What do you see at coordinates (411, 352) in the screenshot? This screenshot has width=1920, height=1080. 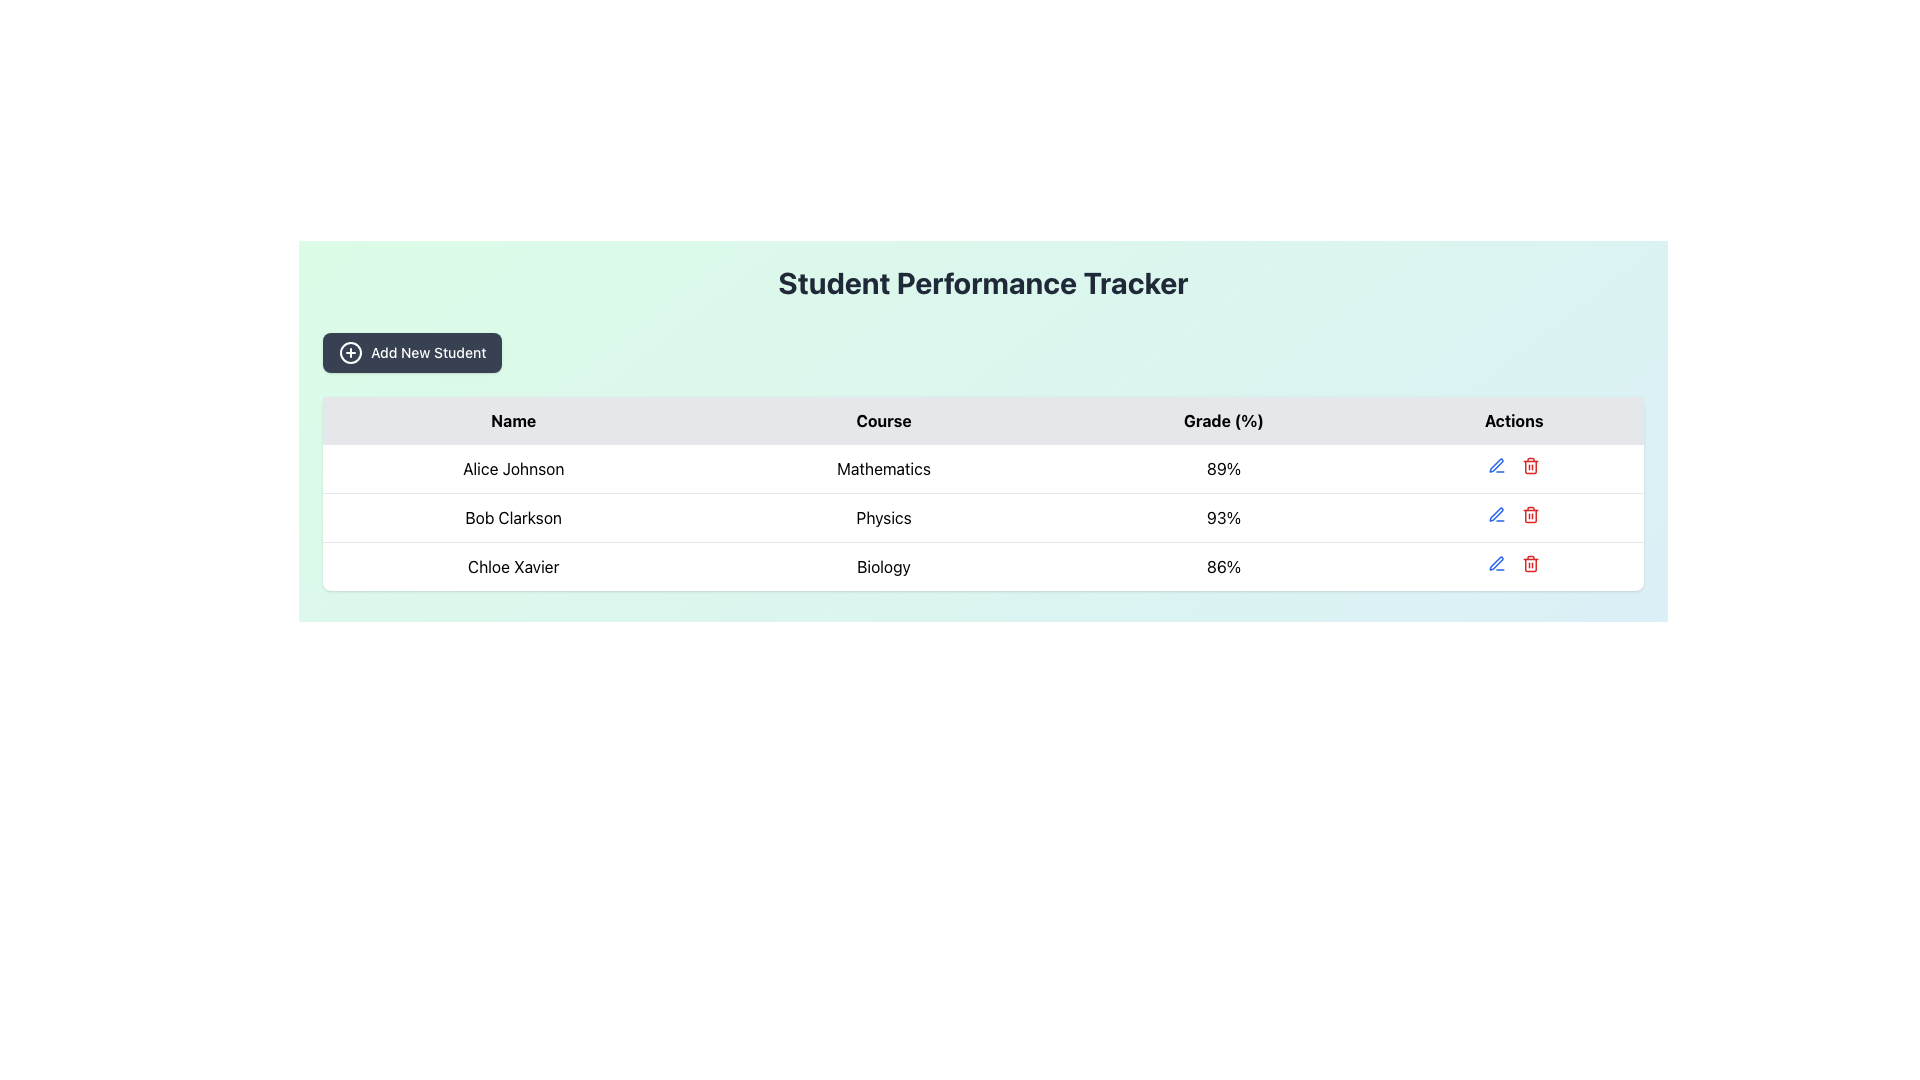 I see `the 'Add New Student' button located below the 'Student Performance Tracker' heading` at bounding box center [411, 352].